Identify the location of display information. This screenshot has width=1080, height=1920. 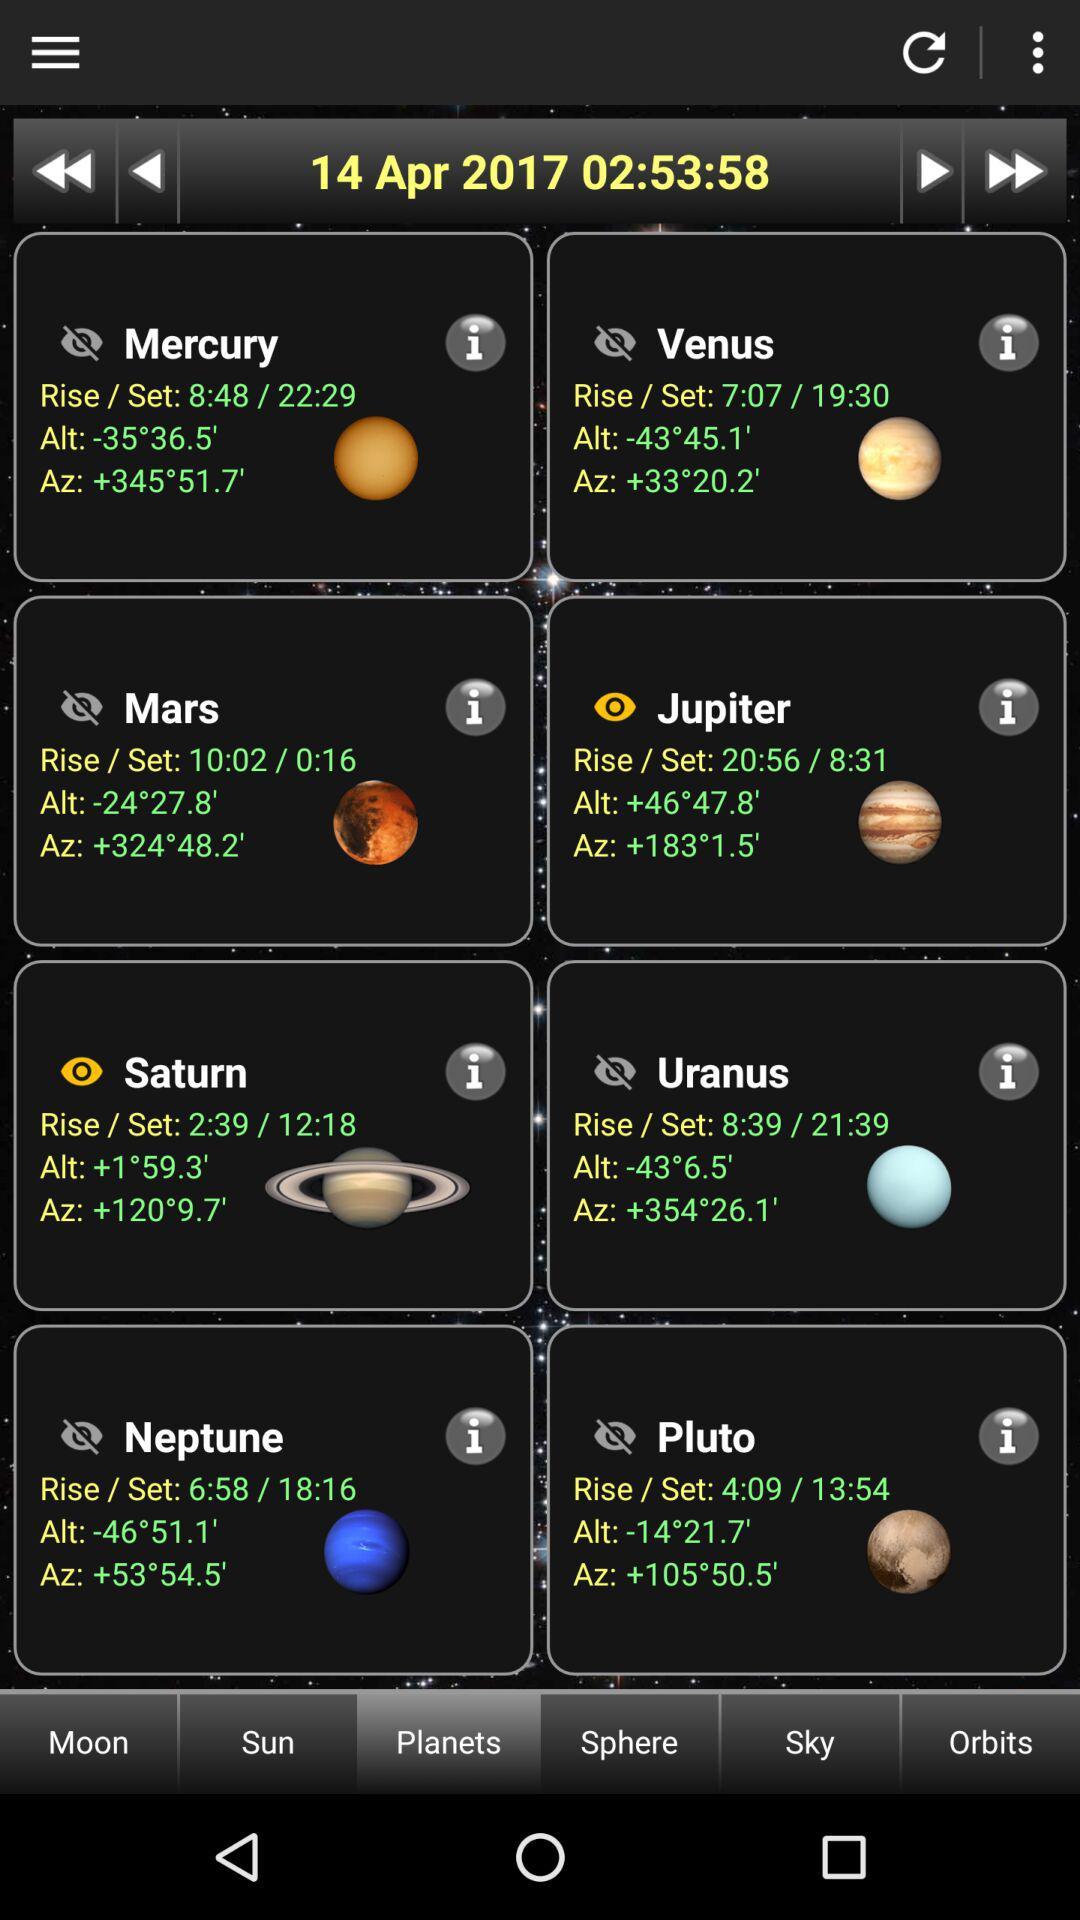
(475, 1070).